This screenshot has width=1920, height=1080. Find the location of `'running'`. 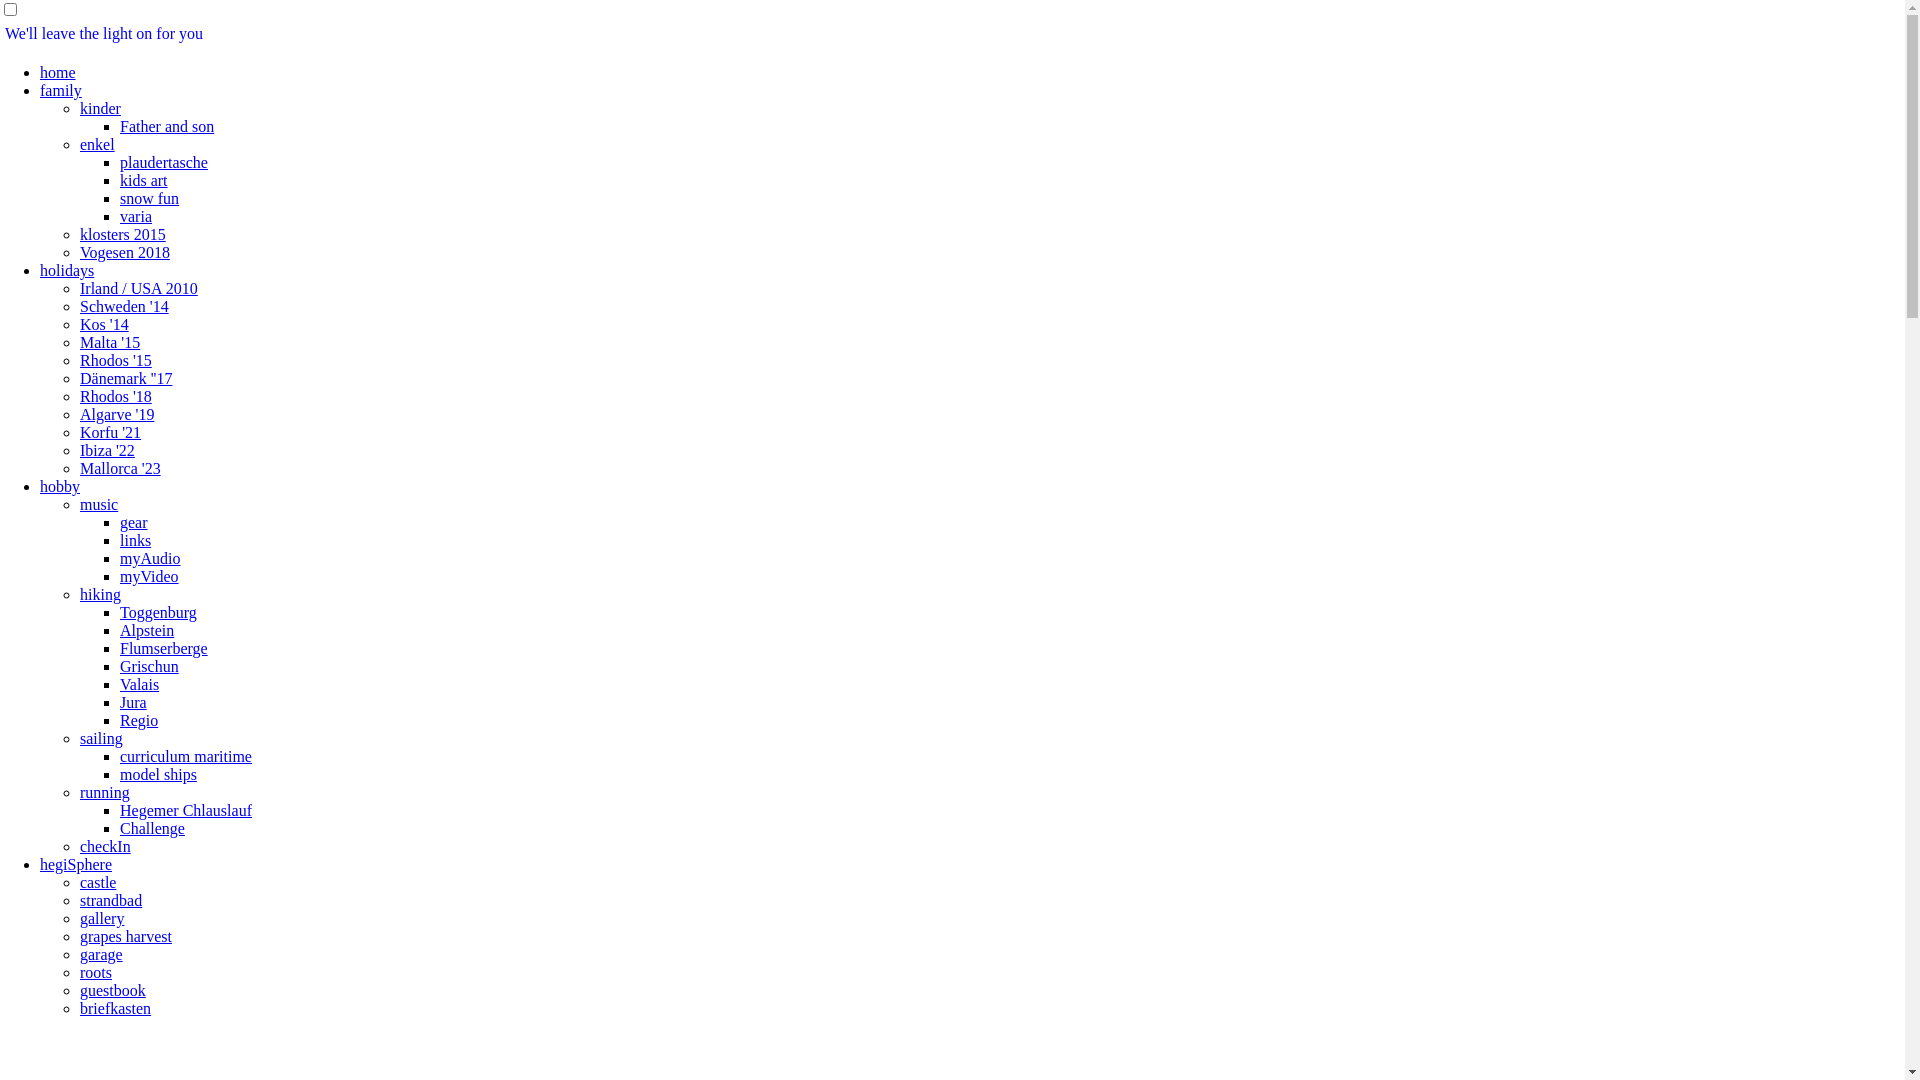

'running' is located at coordinates (80, 791).